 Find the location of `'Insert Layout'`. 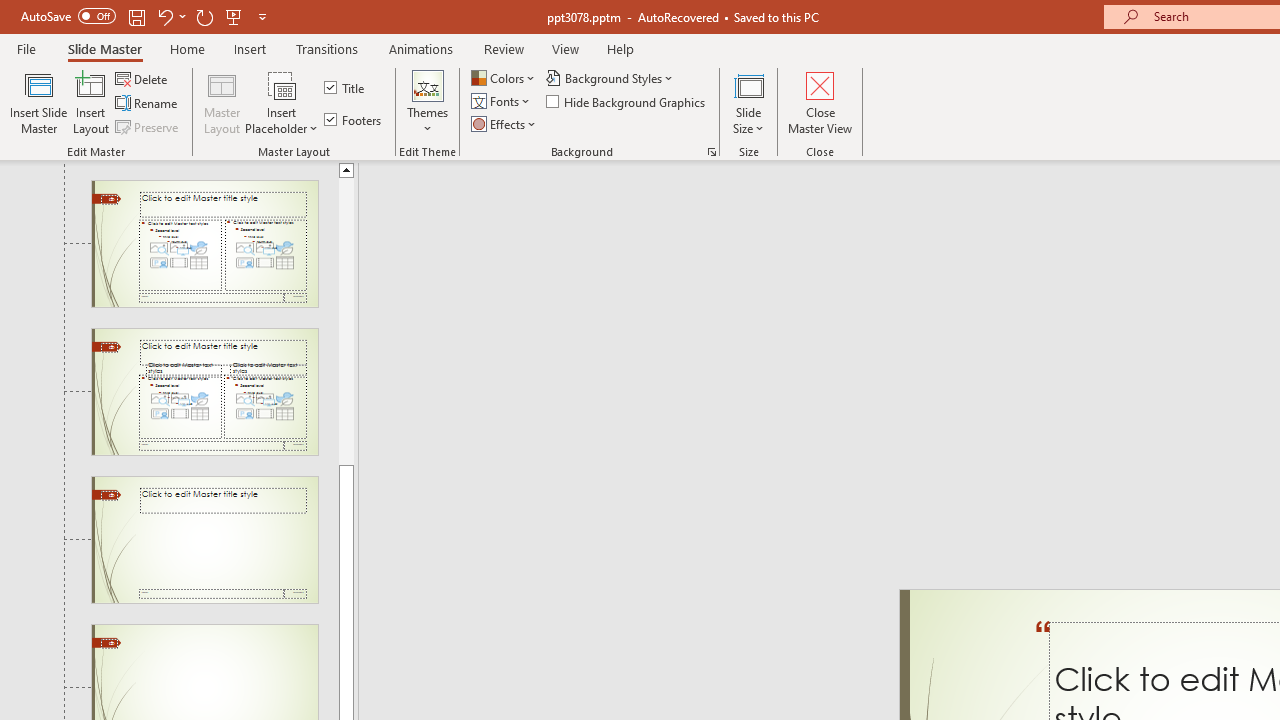

'Insert Layout' is located at coordinates (90, 103).